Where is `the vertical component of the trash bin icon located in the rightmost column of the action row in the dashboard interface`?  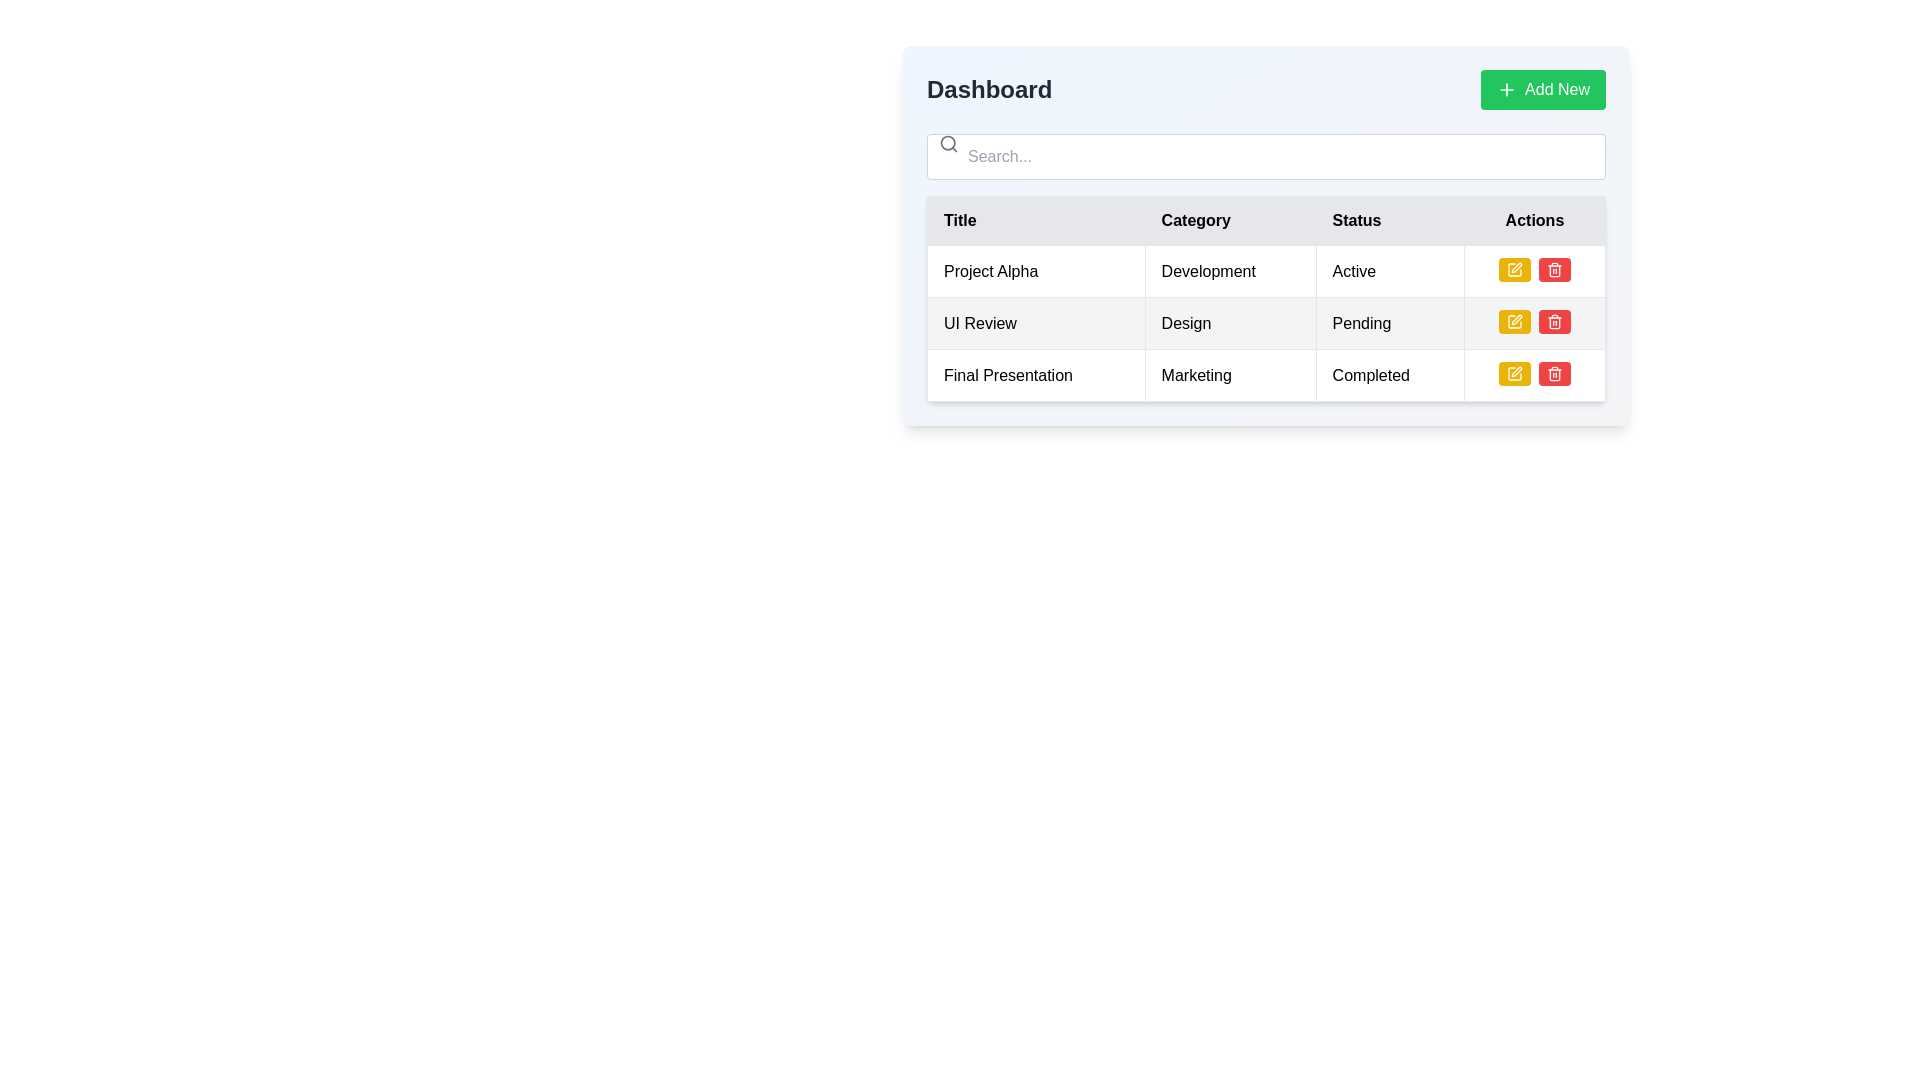 the vertical component of the trash bin icon located in the rightmost column of the action row in the dashboard interface is located at coordinates (1554, 271).